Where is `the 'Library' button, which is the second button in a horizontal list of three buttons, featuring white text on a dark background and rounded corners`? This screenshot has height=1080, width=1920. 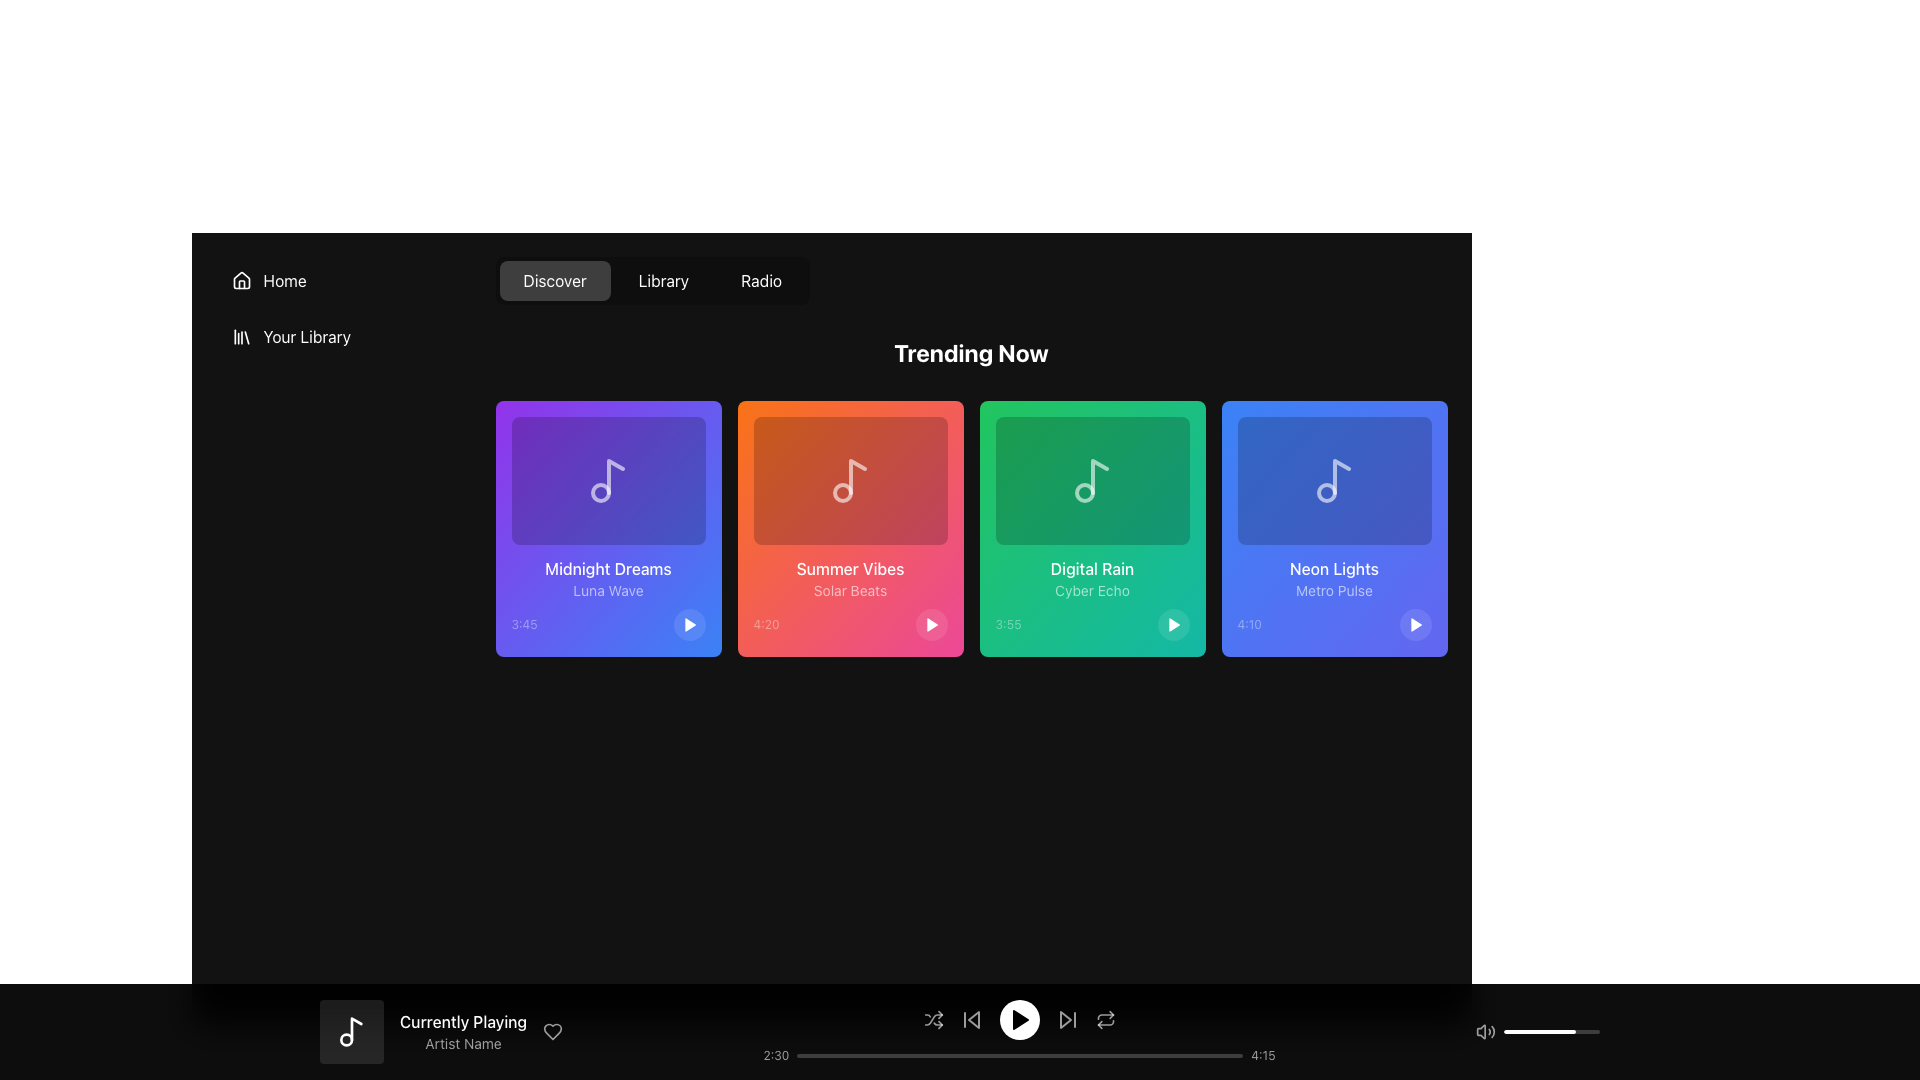 the 'Library' button, which is the second button in a horizontal list of three buttons, featuring white text on a dark background and rounded corners is located at coordinates (663, 281).